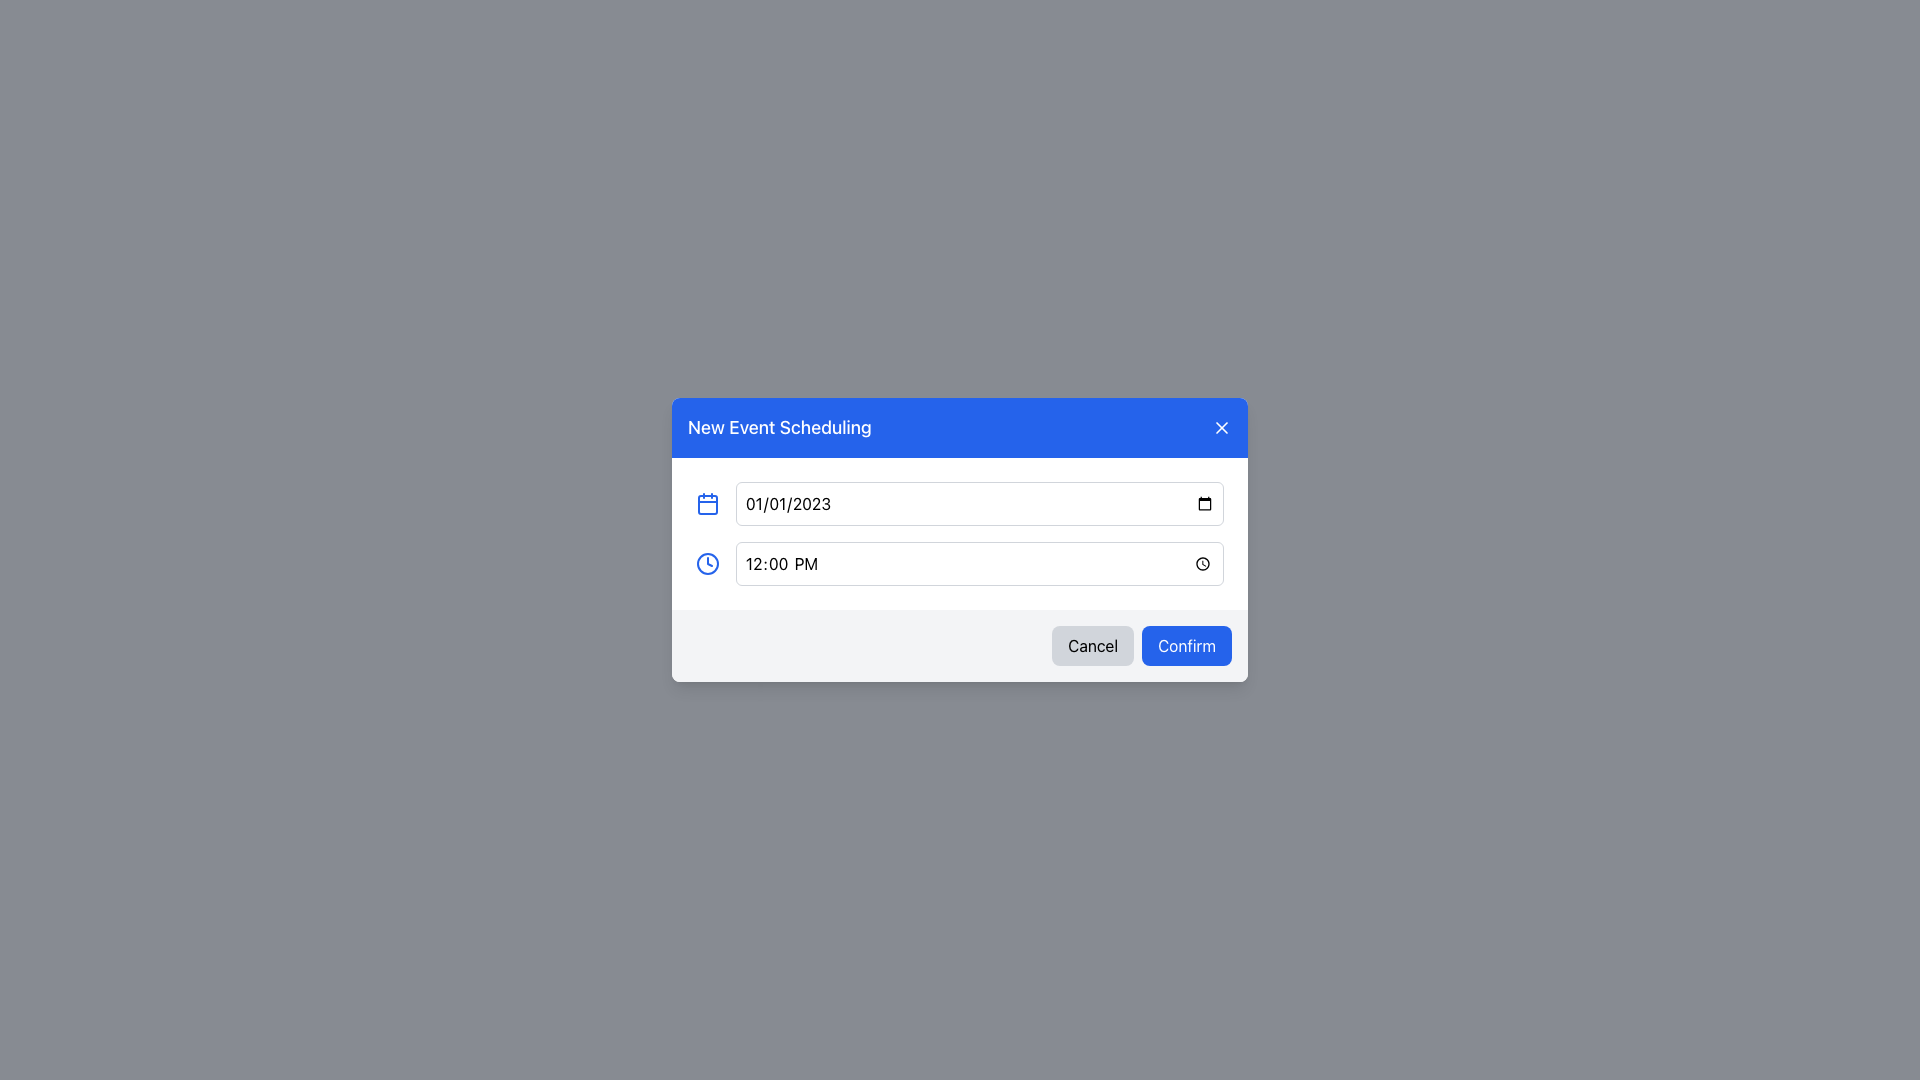 This screenshot has height=1080, width=1920. Describe the element at coordinates (960, 563) in the screenshot. I see `and edit the time field in the Interactive Time Selector Row, located below the date row in the 'New Event Scheduling' dialog box` at that location.